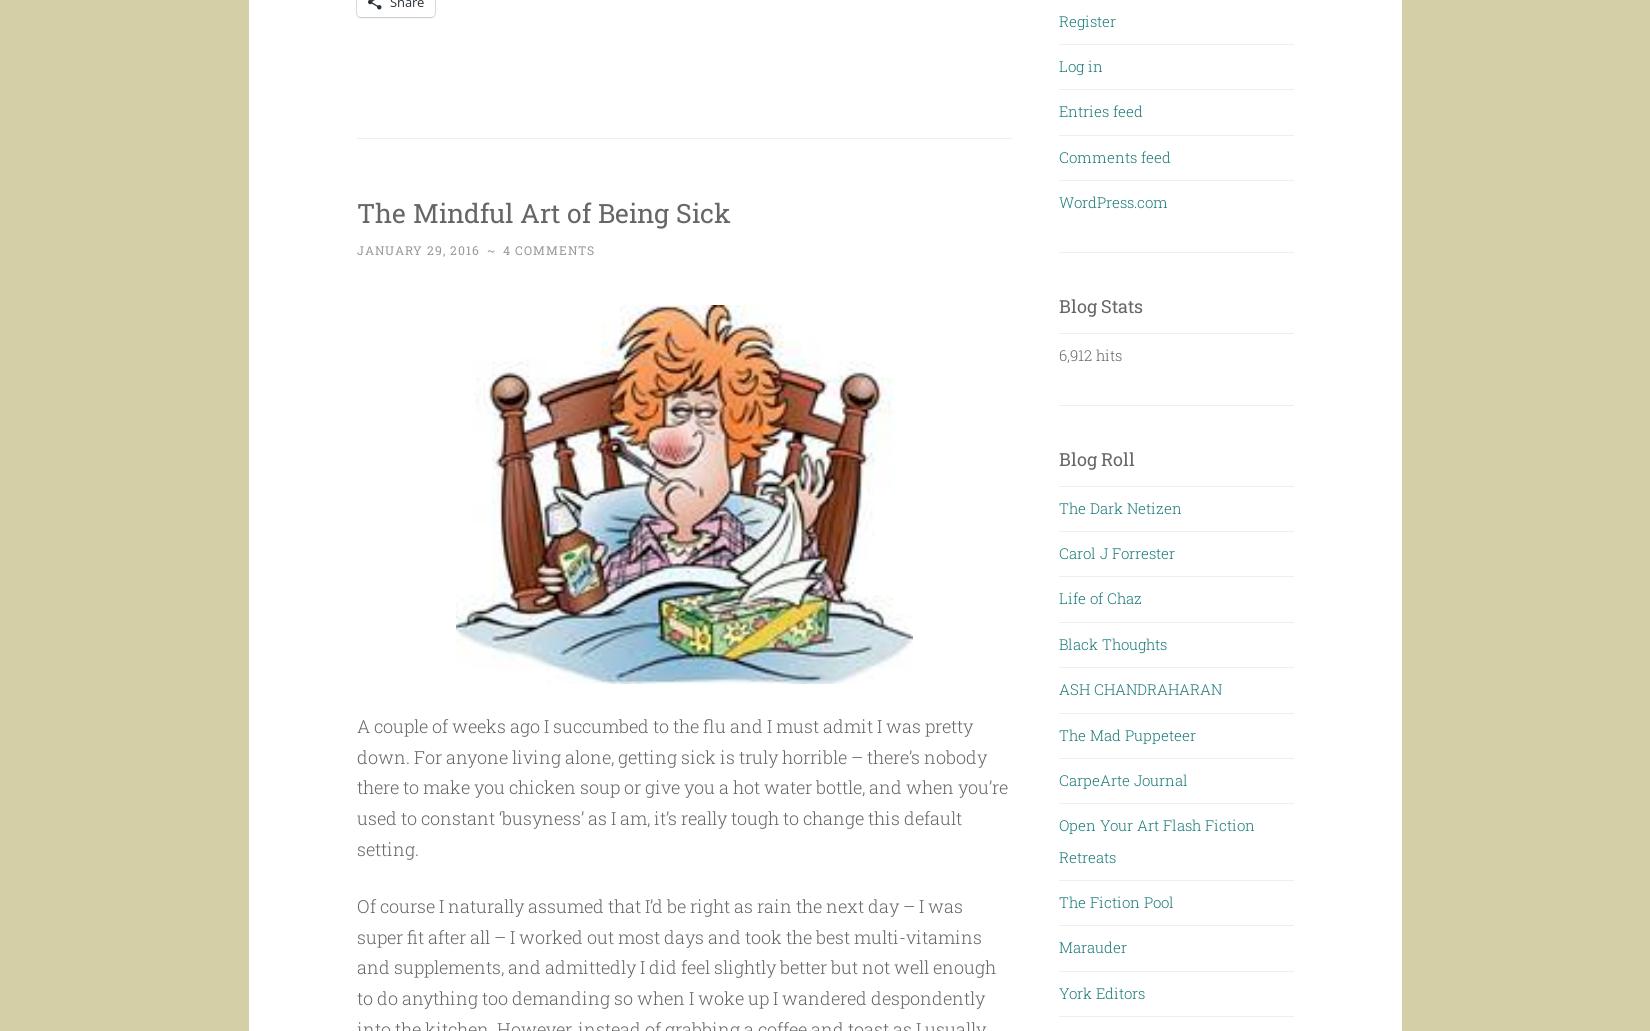  I want to click on 'York Editors', so click(1102, 991).